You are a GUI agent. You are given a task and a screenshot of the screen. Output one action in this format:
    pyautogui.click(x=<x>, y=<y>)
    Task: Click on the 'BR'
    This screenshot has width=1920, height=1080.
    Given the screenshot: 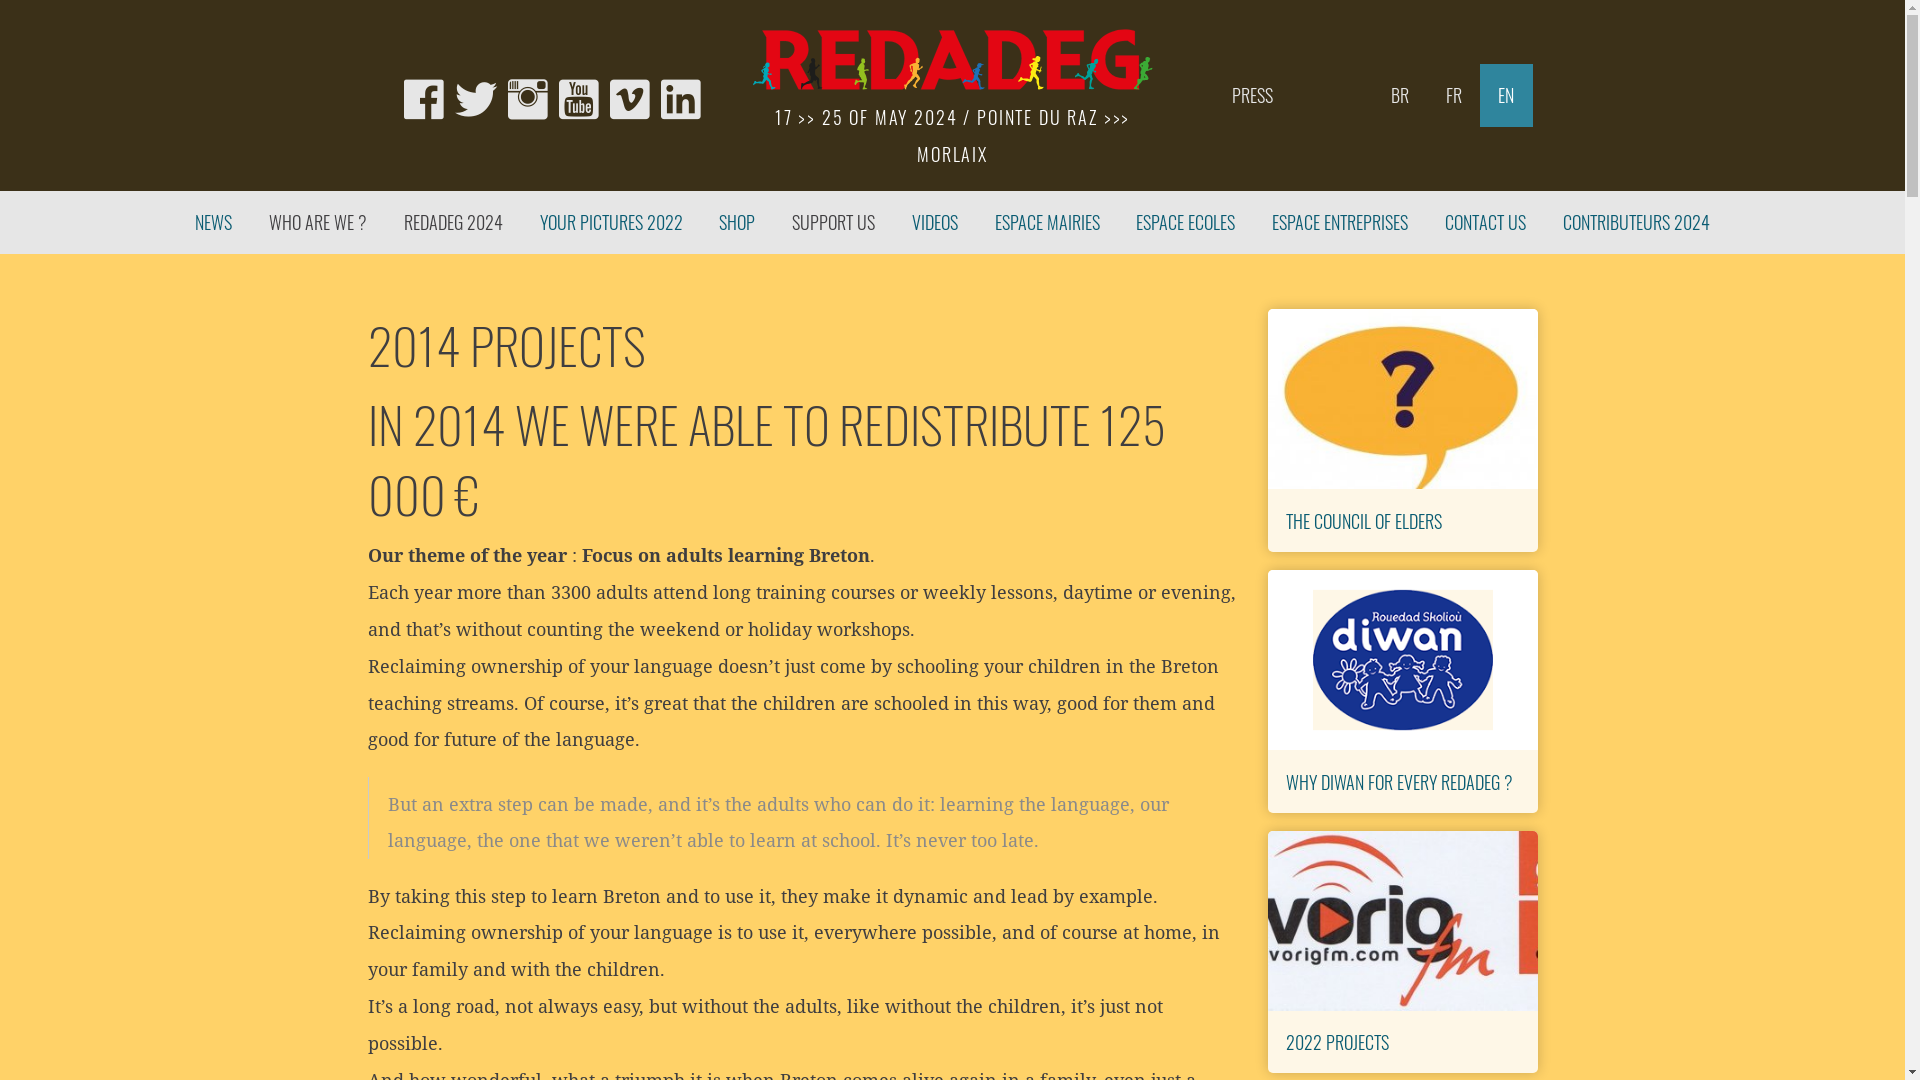 What is the action you would take?
    pyautogui.click(x=1398, y=95)
    